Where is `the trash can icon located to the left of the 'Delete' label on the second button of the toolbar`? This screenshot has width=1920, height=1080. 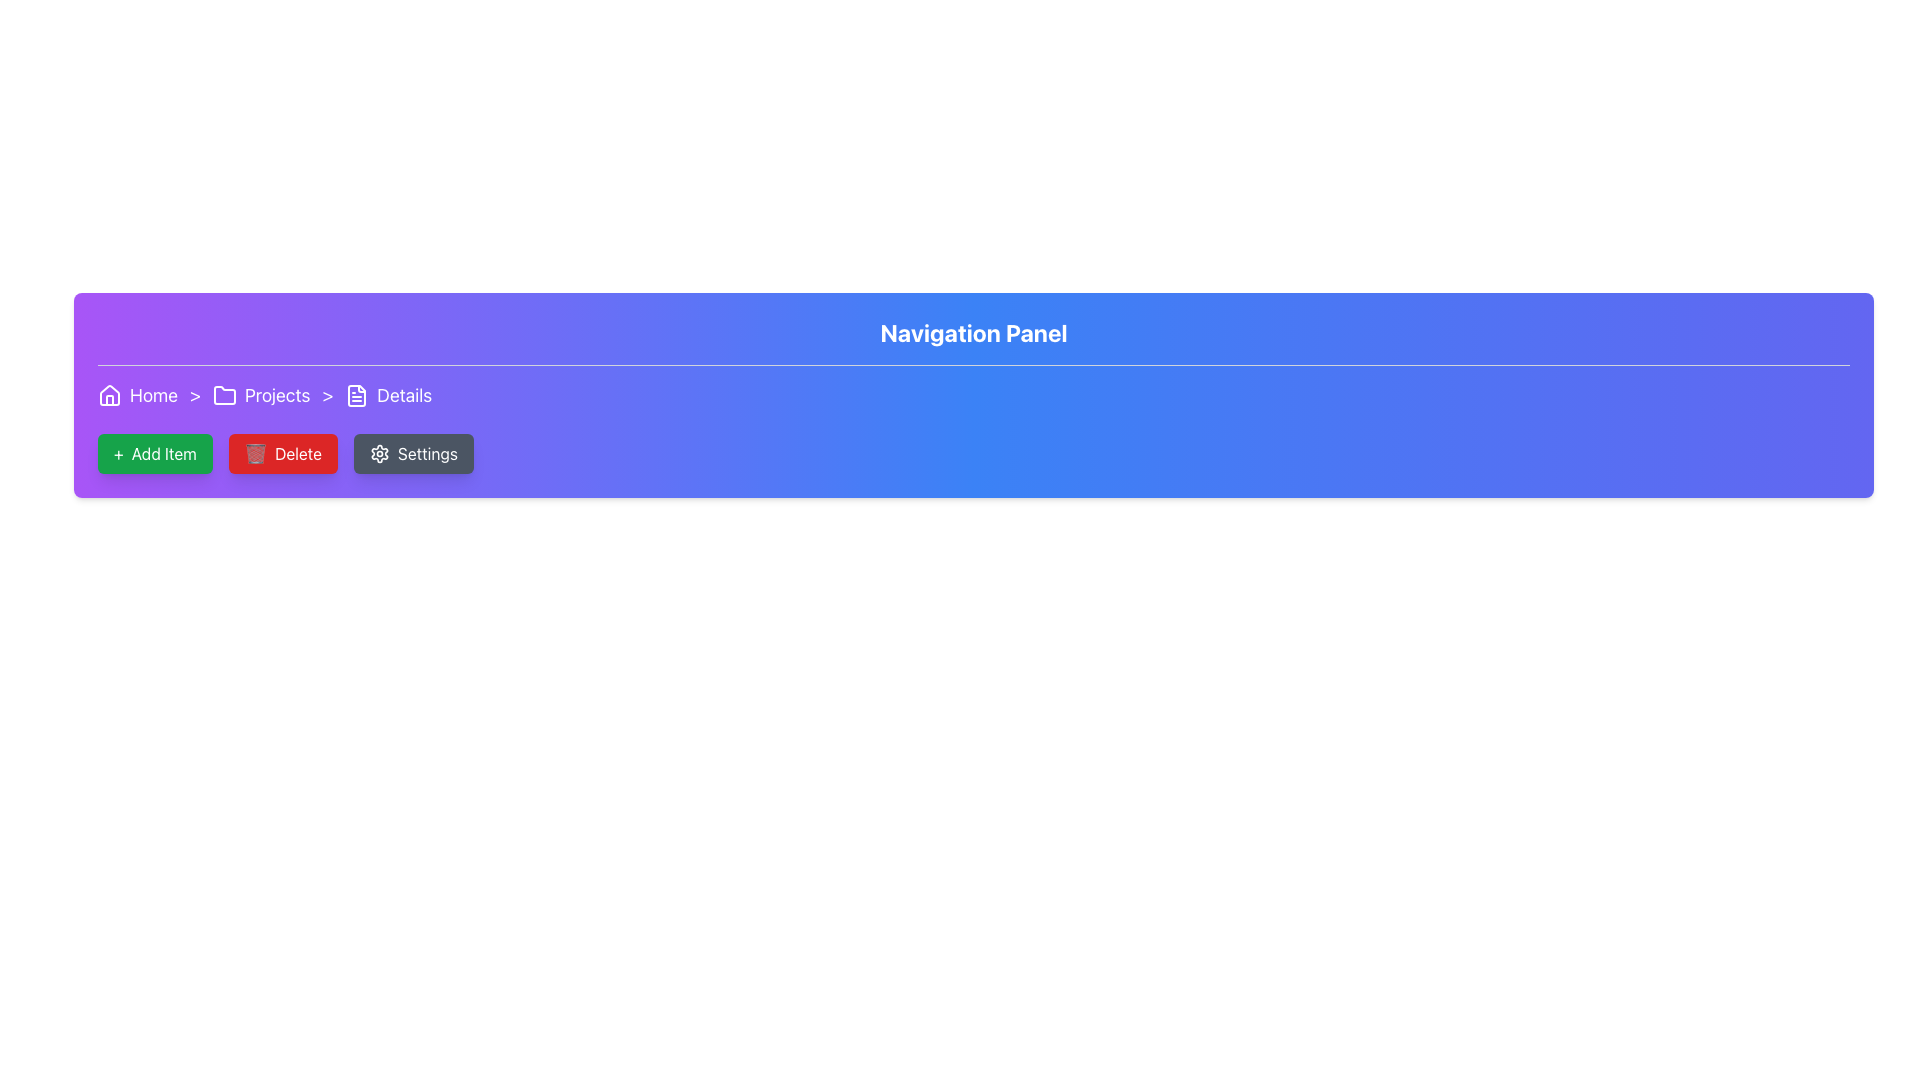
the trash can icon located to the left of the 'Delete' label on the second button of the toolbar is located at coordinates (254, 454).